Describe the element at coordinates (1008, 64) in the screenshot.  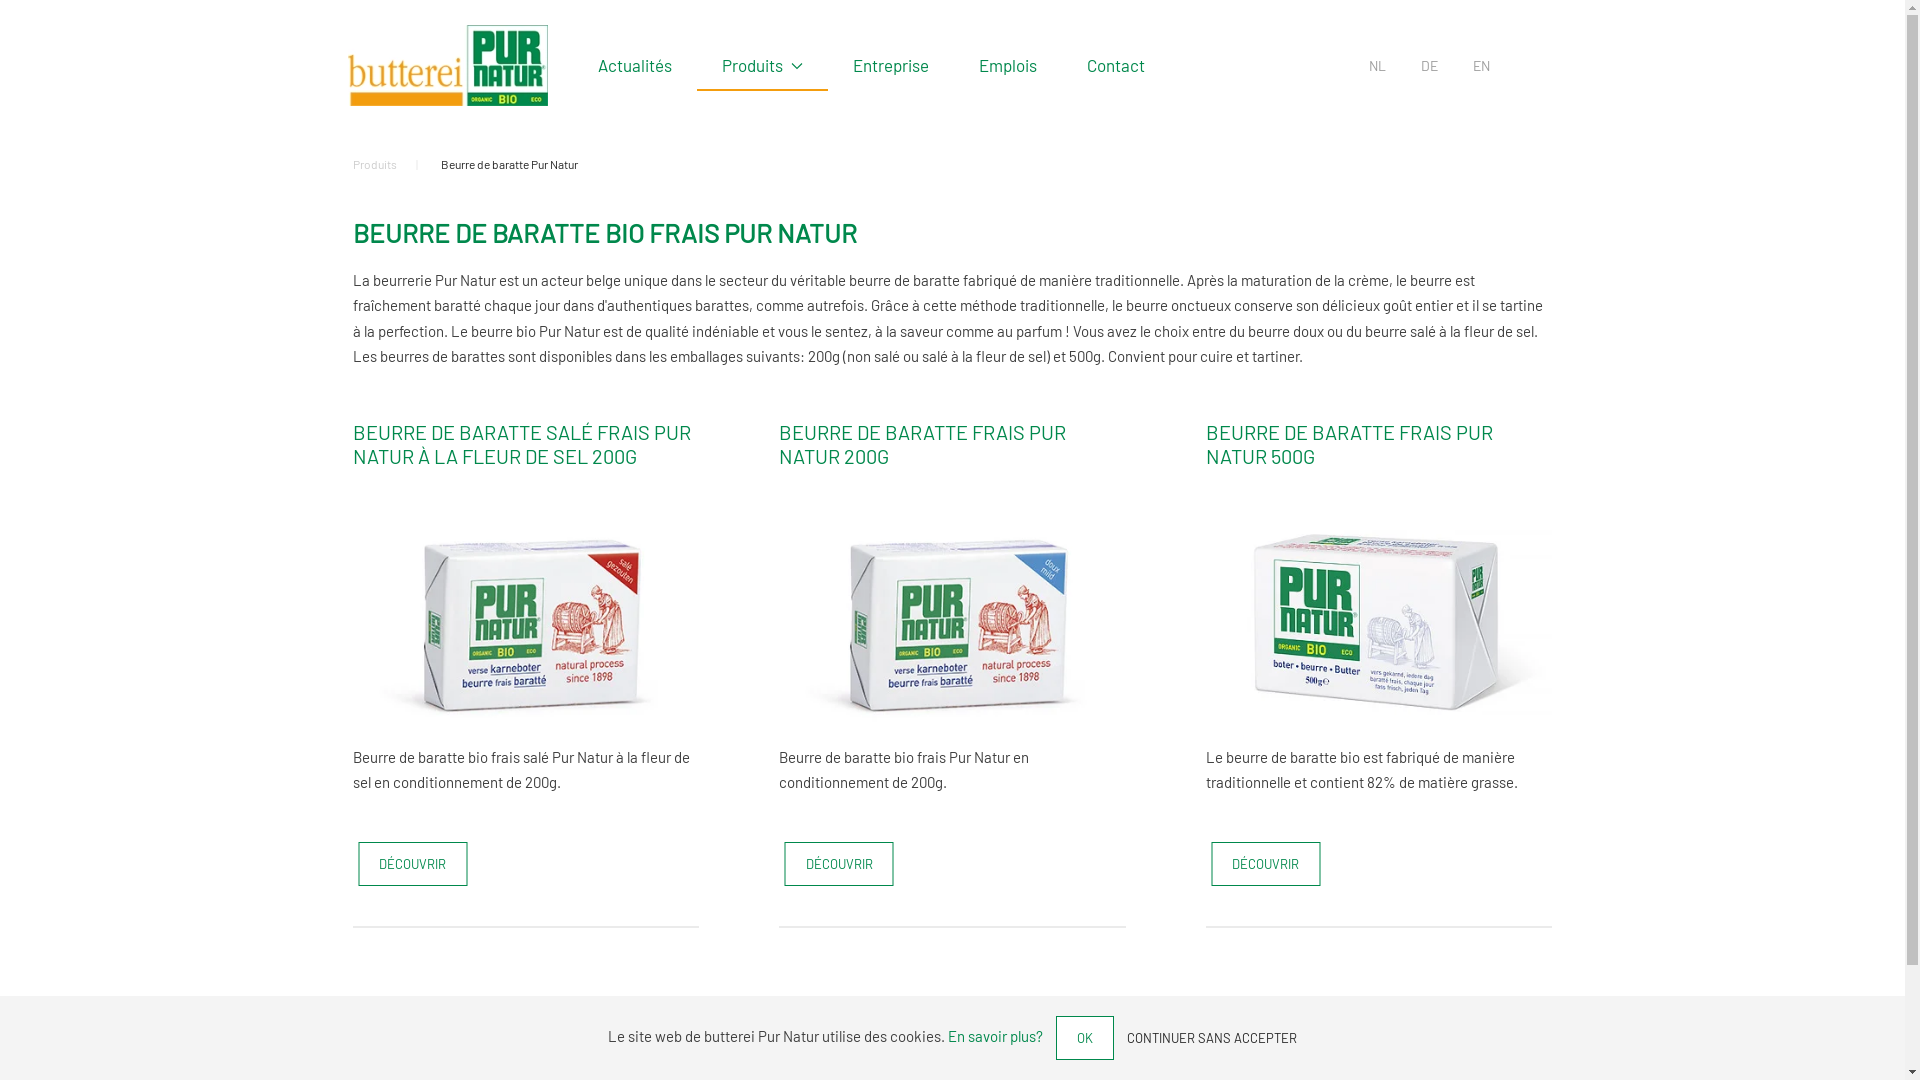
I see `'Emplois'` at that location.